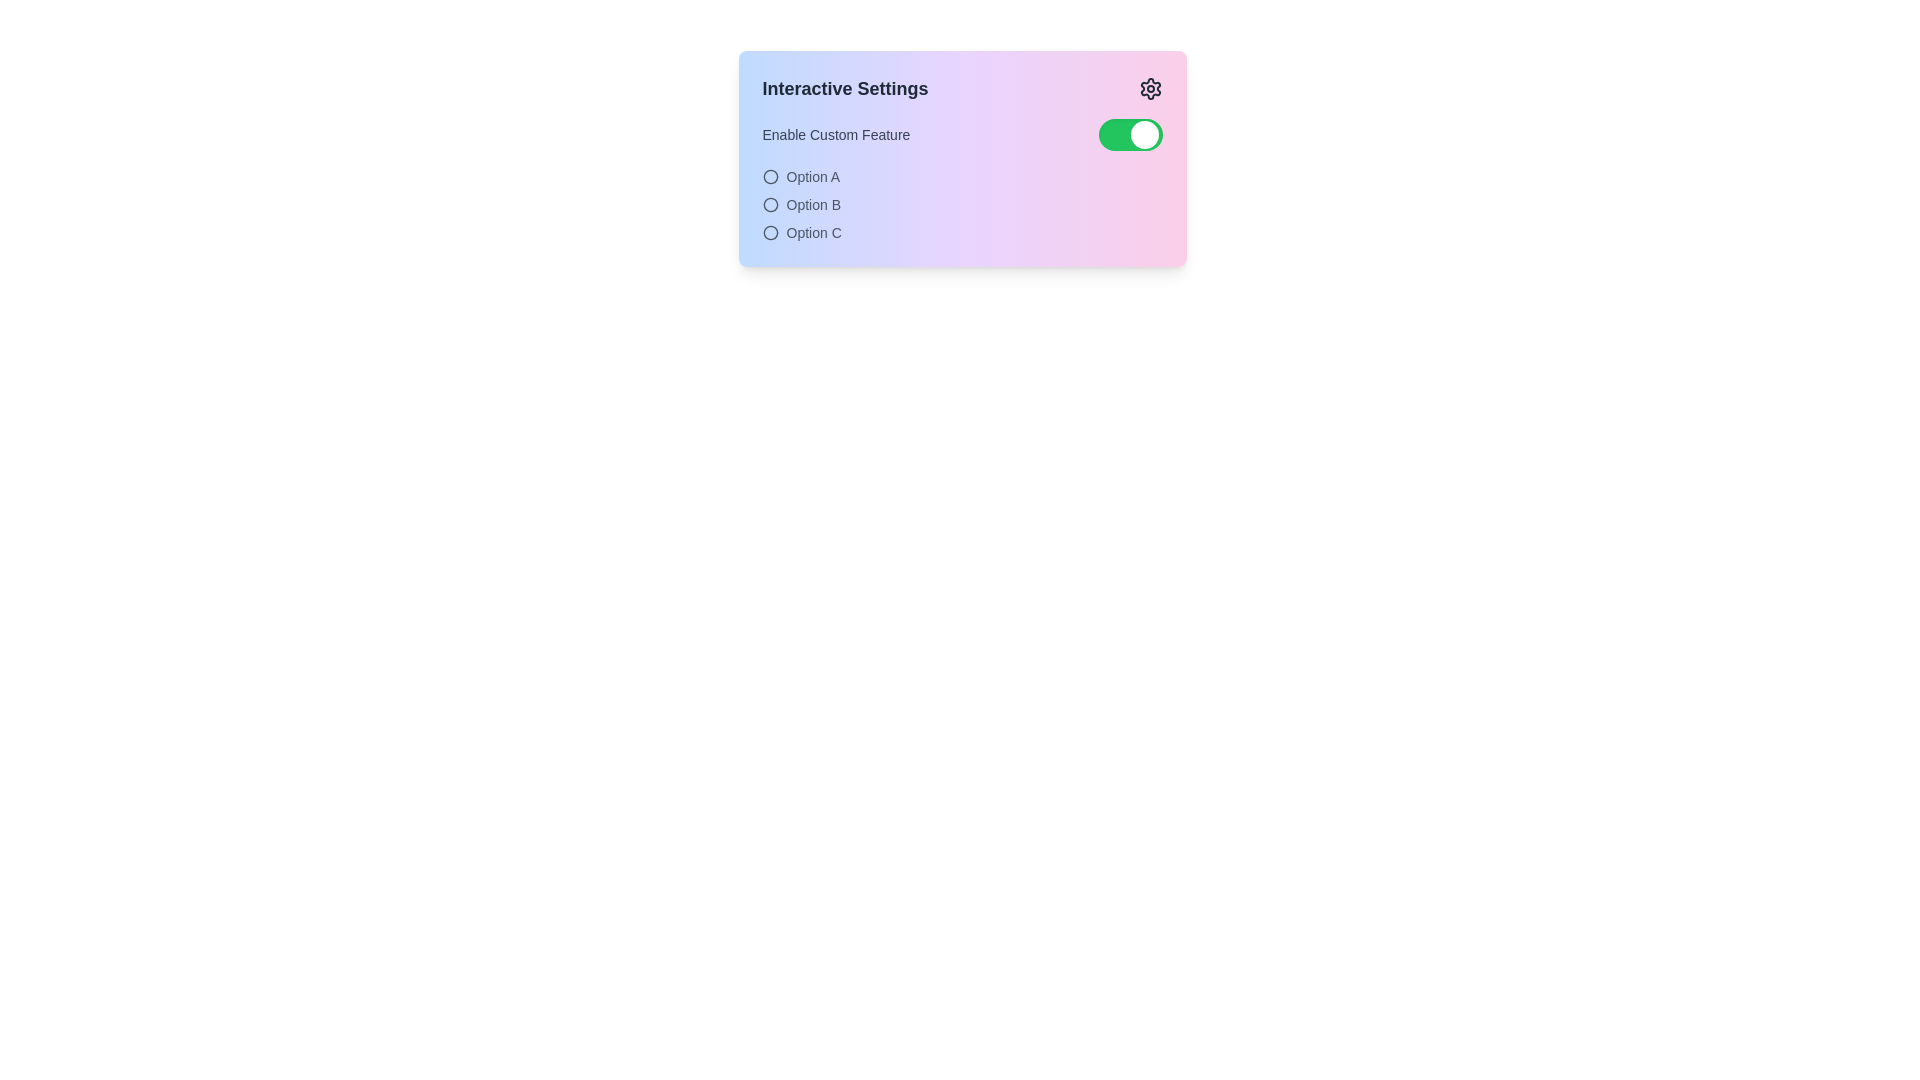 The image size is (1920, 1080). Describe the element at coordinates (845, 87) in the screenshot. I see `the 'Interactive Settings' text label, which is styled in bold, large dark gray font and serves as a header within its card-like structure` at that location.